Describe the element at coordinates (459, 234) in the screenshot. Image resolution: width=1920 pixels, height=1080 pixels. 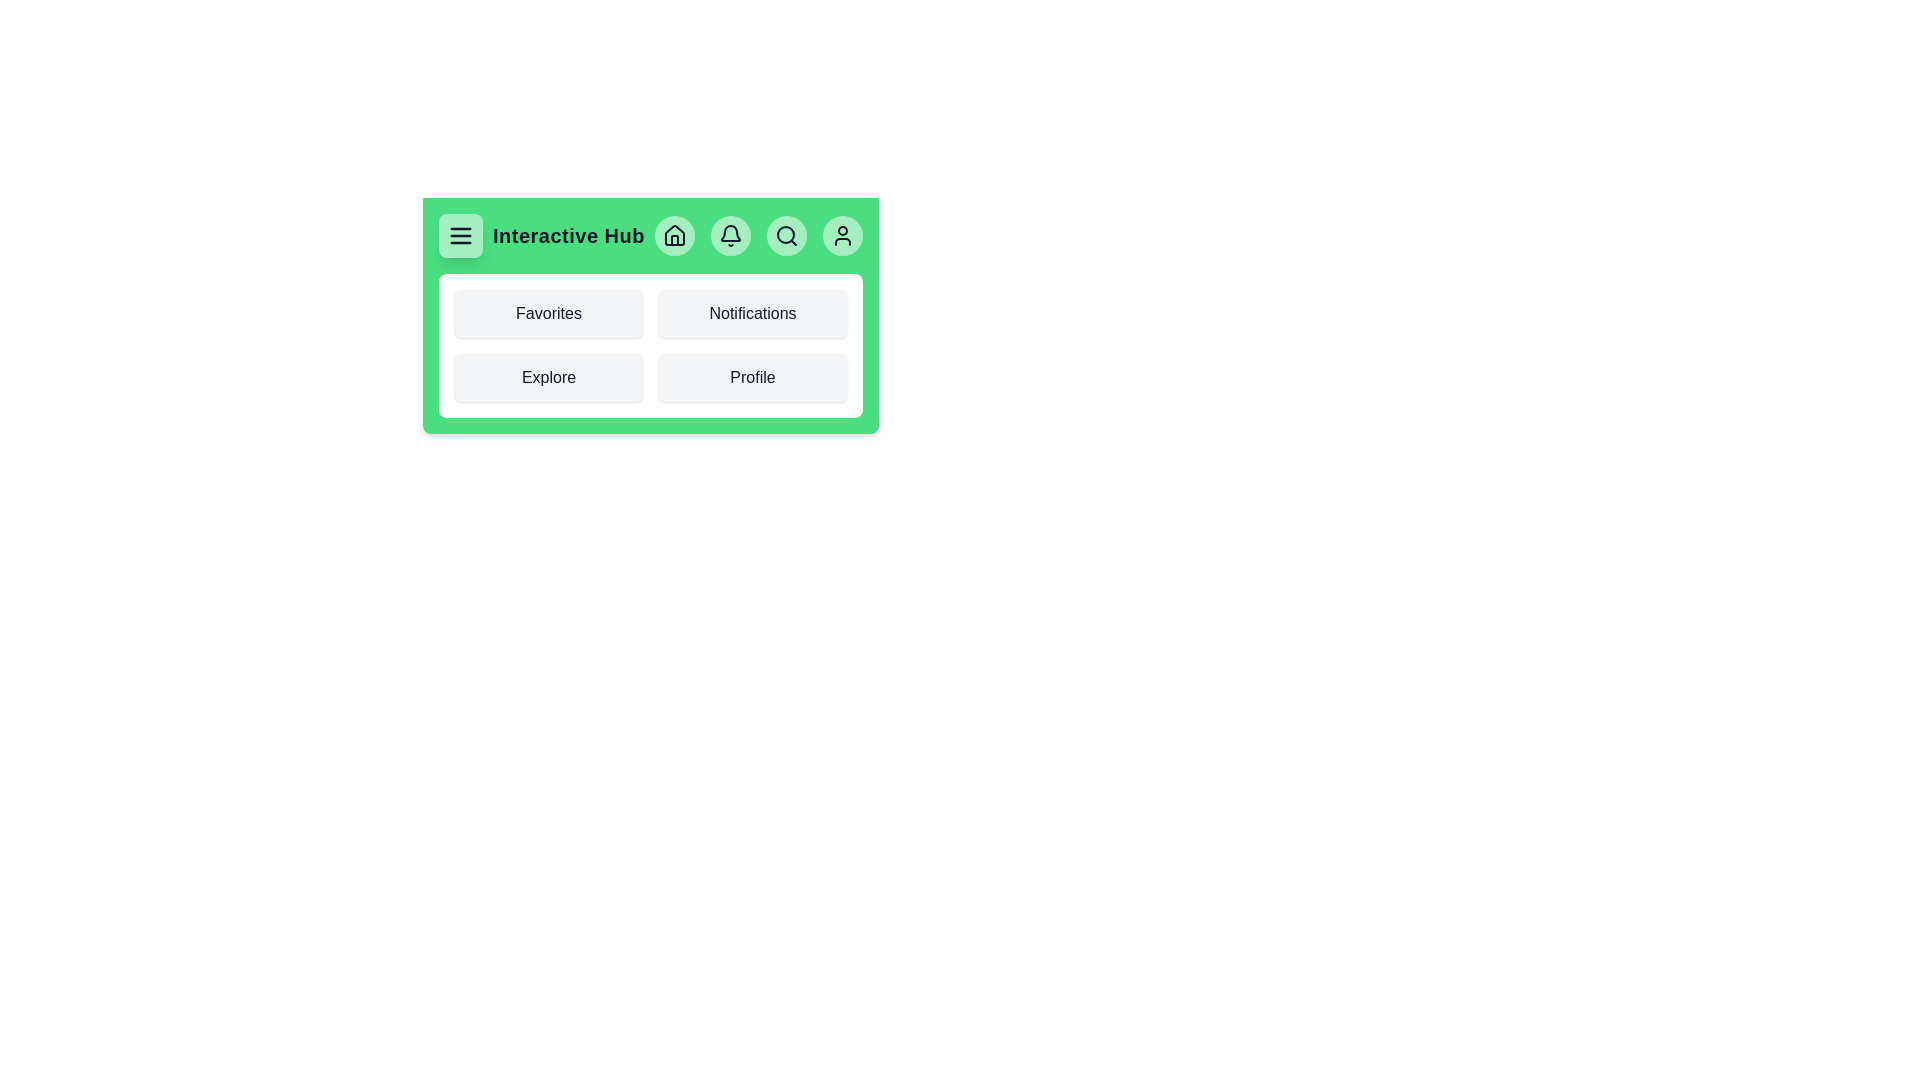
I see `the interactive element Menu Button` at that location.